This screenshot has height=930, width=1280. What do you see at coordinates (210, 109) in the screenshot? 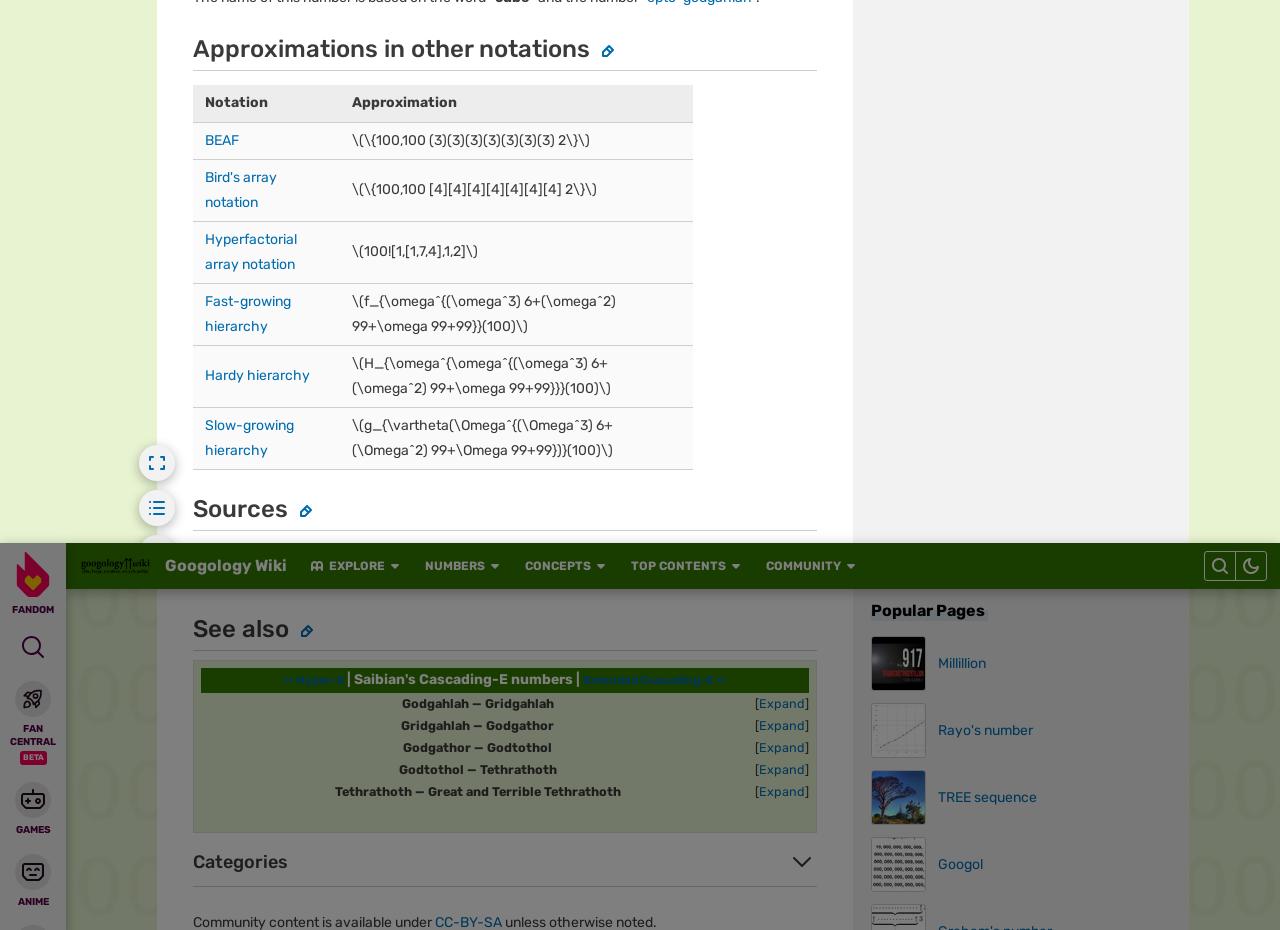
I see `'Fanatical'` at bounding box center [210, 109].